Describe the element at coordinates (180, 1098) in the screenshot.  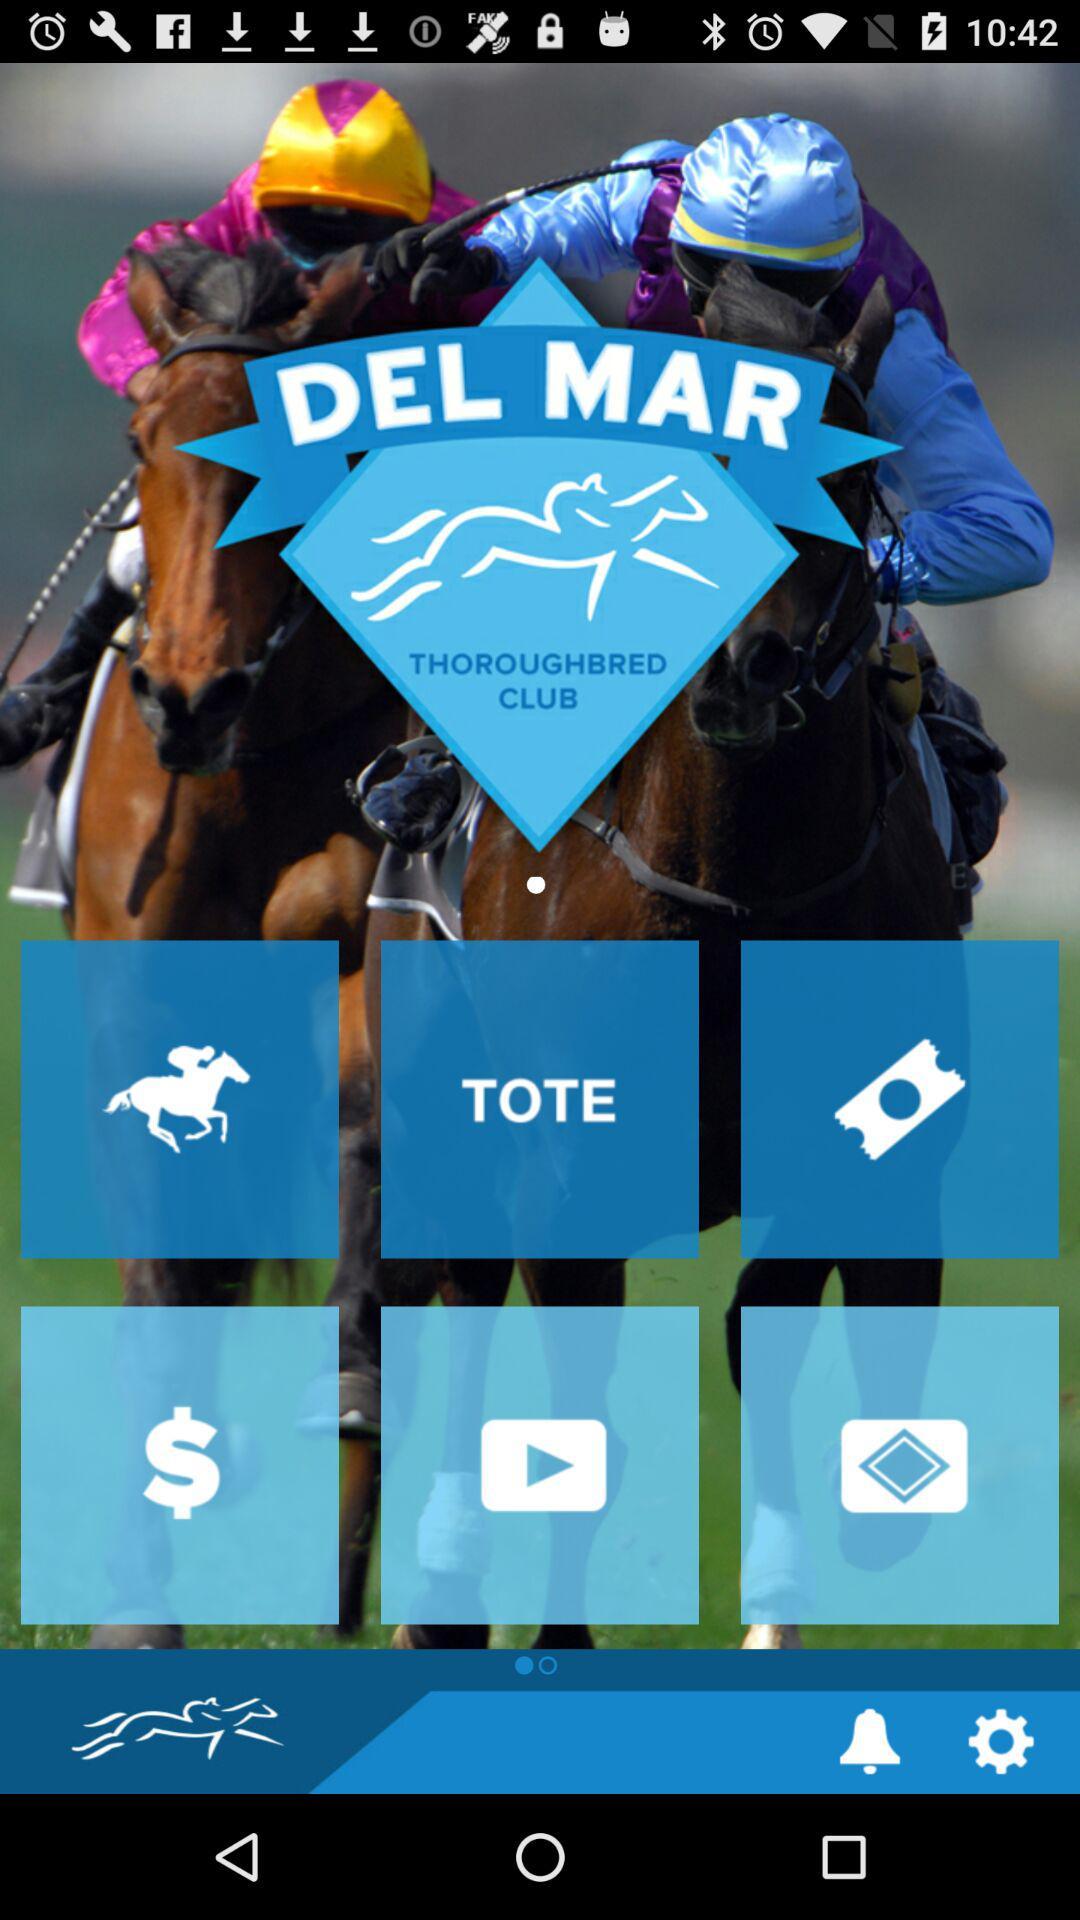
I see `races` at that location.